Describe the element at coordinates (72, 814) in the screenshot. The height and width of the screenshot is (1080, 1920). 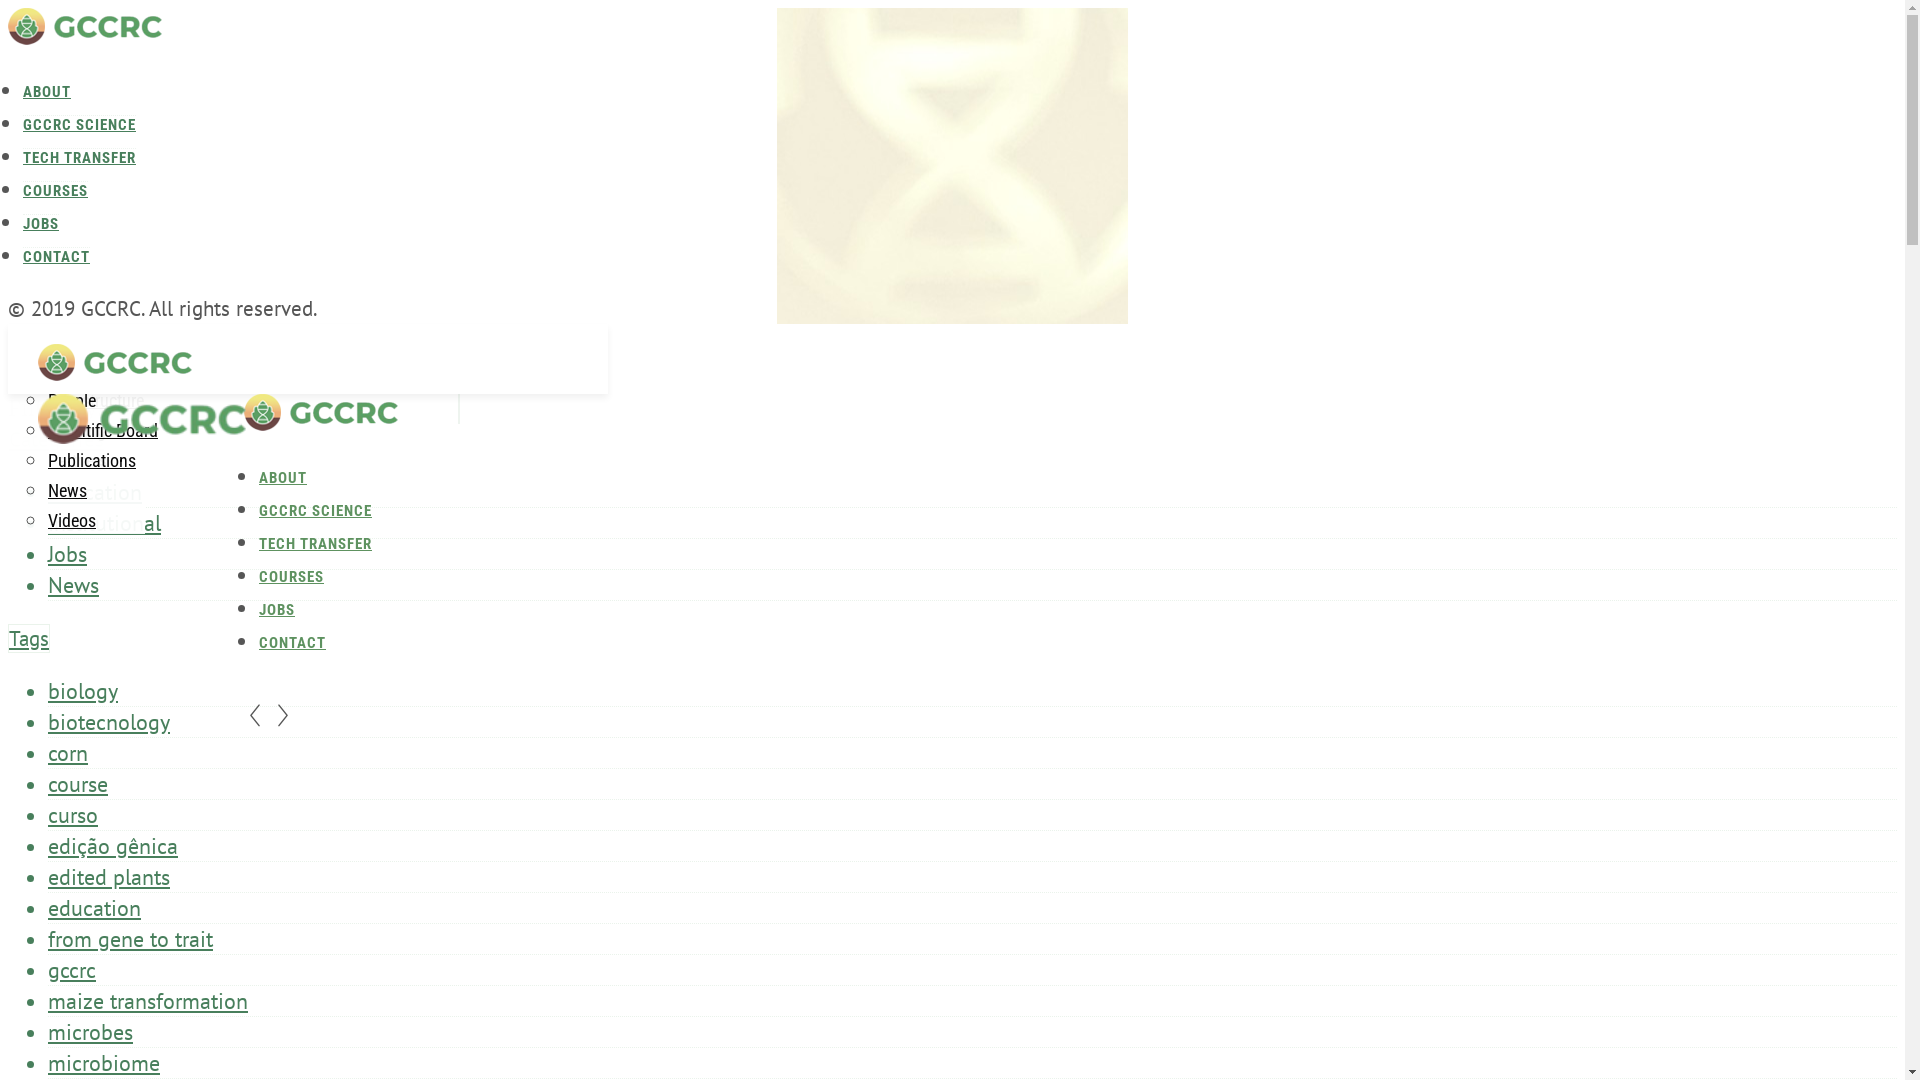
I see `'curso'` at that location.